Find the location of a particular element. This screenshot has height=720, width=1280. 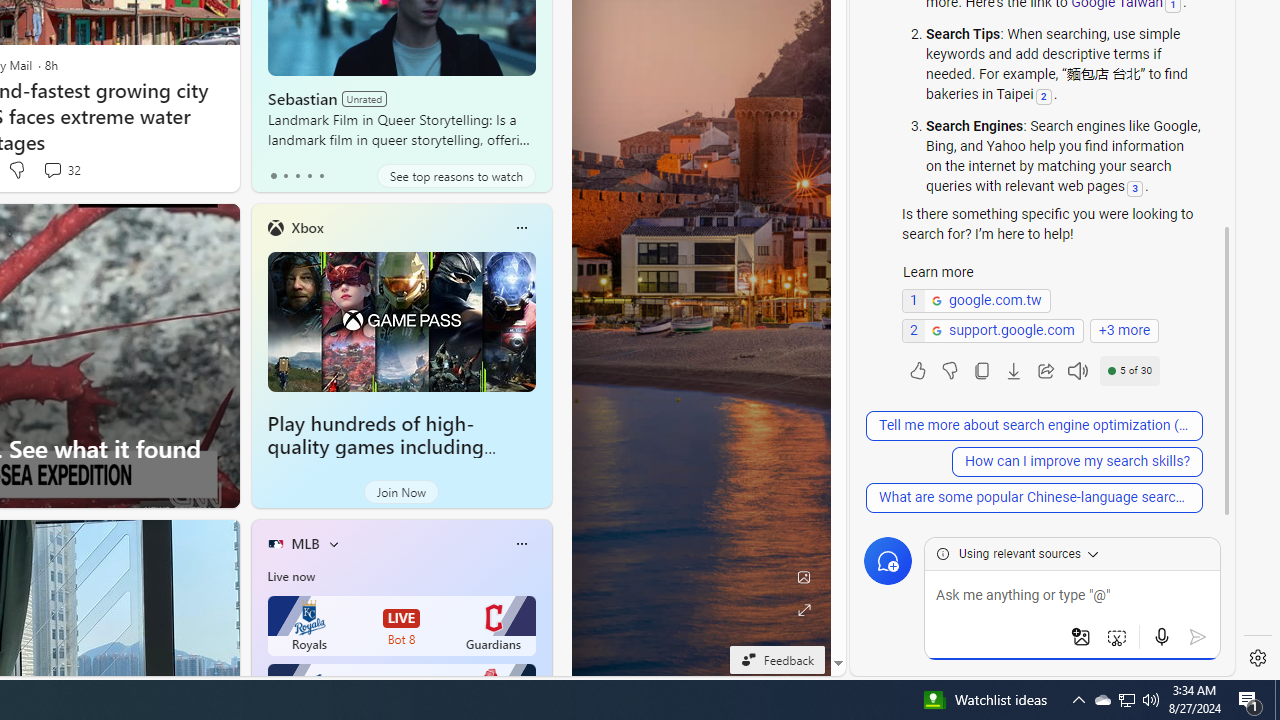

'tab-2' is located at coordinates (296, 175).